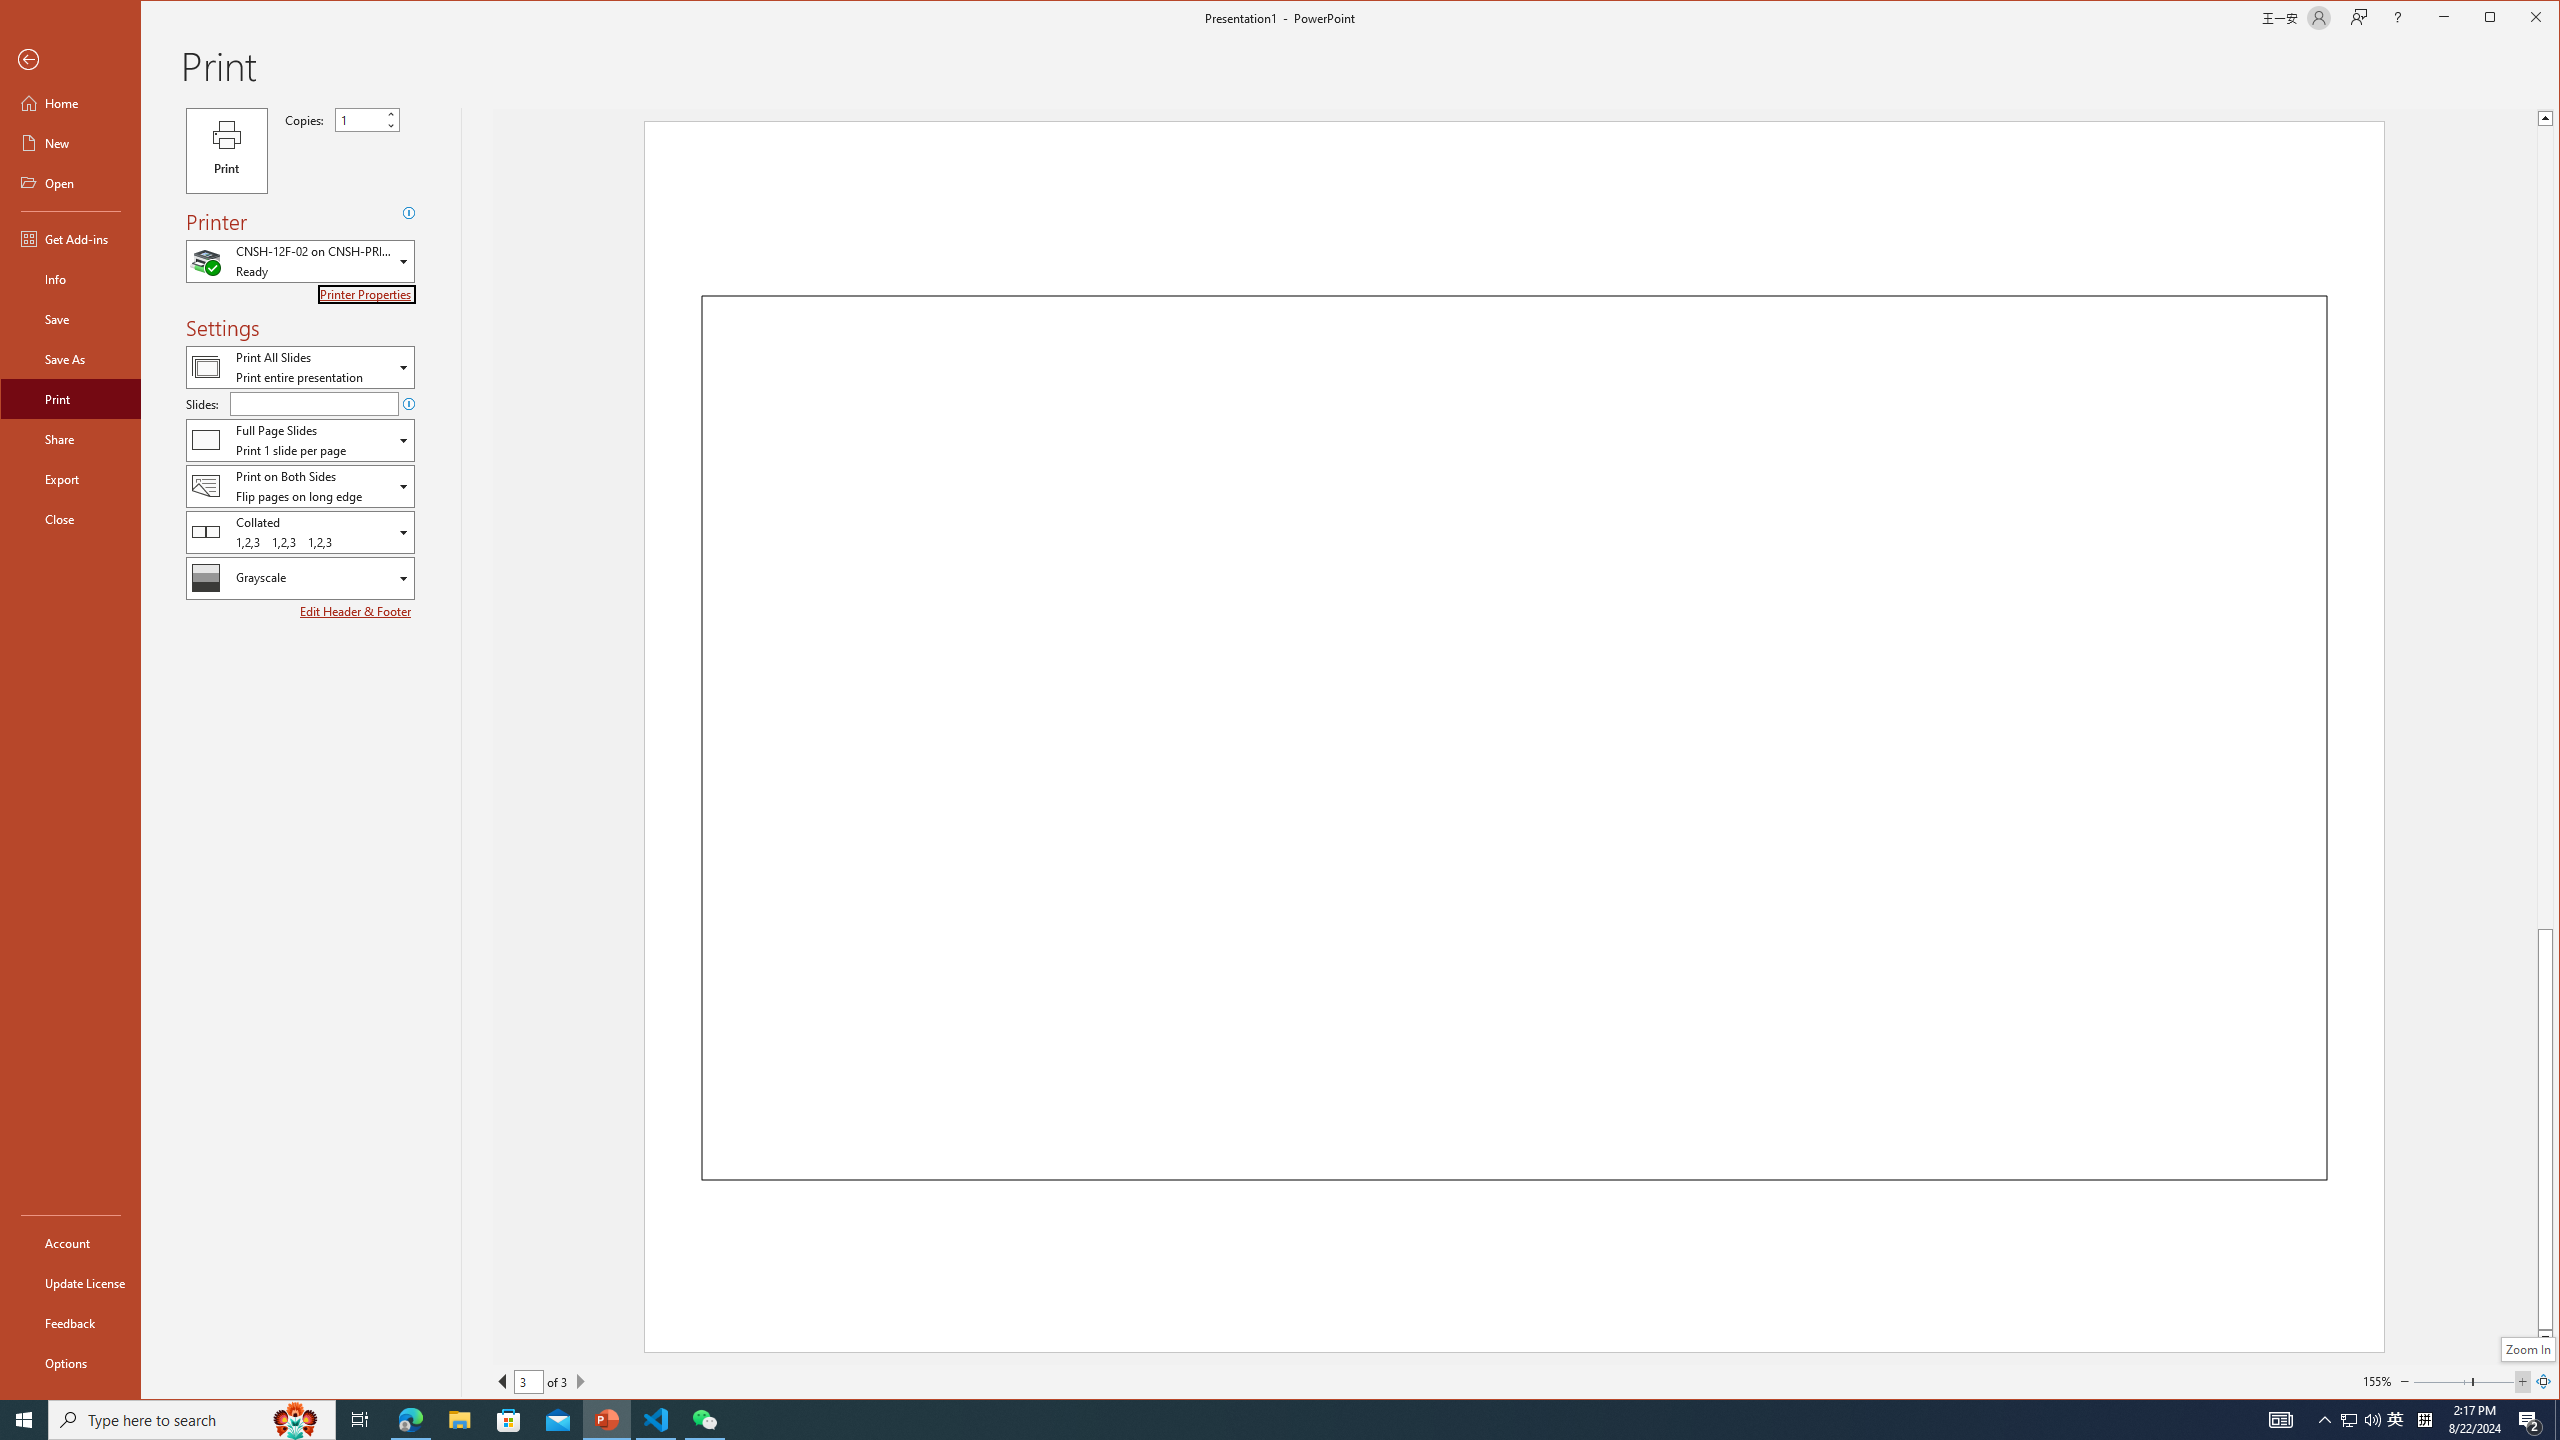 The image size is (2560, 1440). Describe the element at coordinates (705, 1418) in the screenshot. I see `'WeChat - 1 running window'` at that location.